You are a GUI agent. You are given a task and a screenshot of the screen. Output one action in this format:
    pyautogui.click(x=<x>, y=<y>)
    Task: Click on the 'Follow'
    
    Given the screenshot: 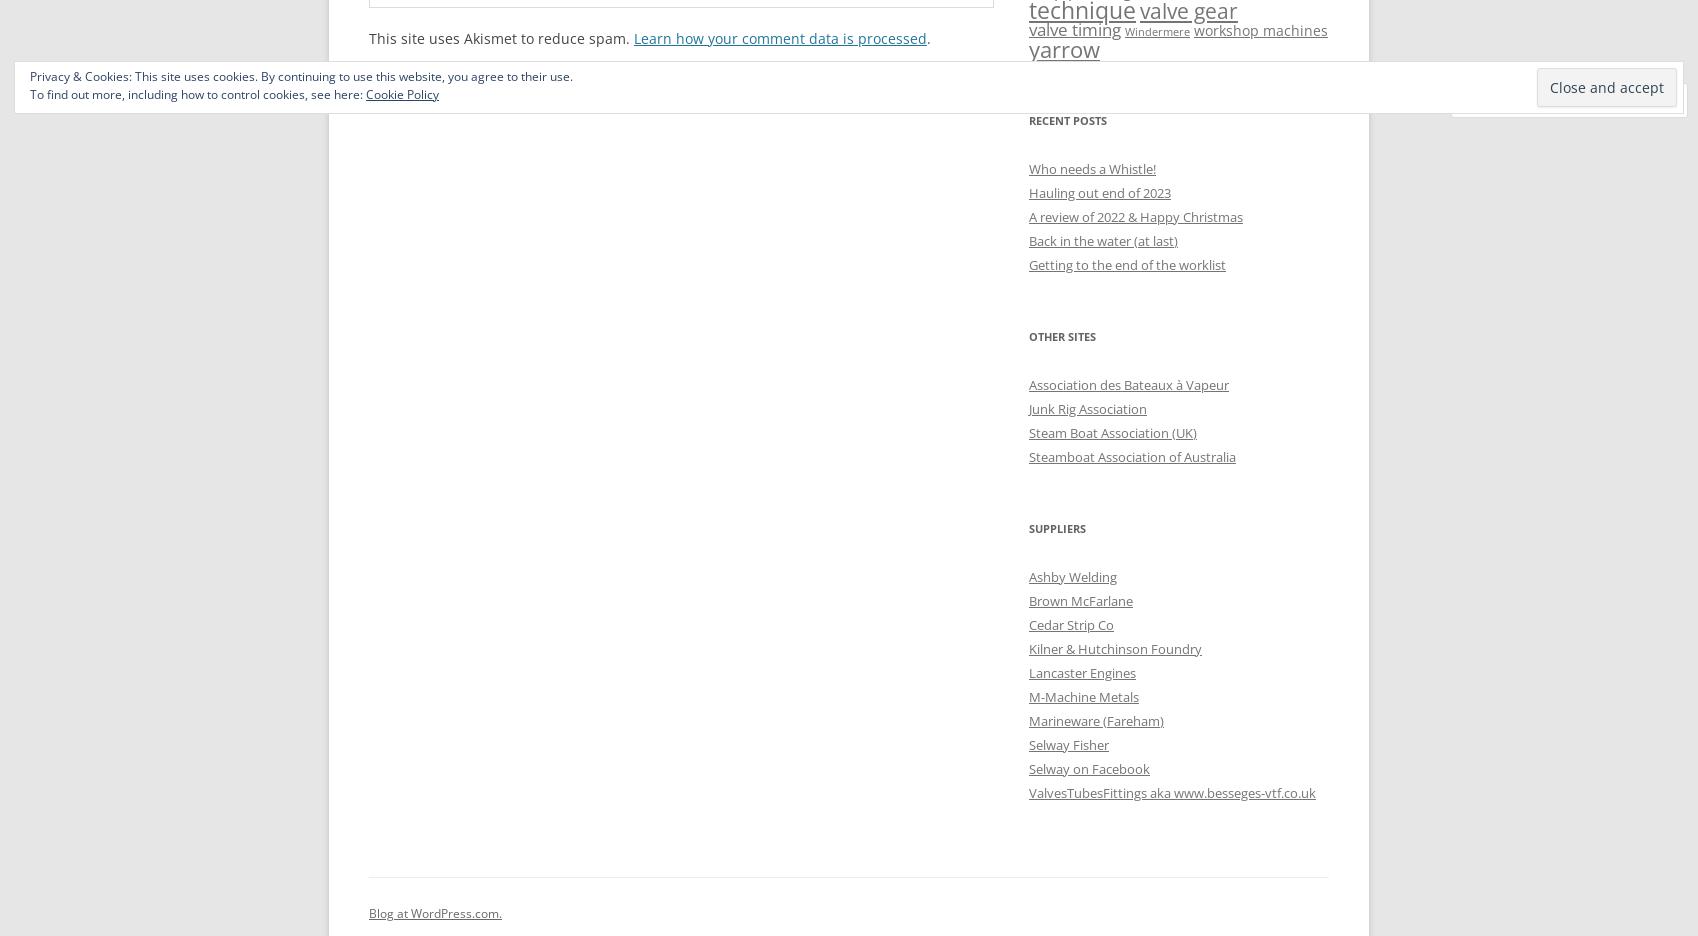 What is the action you would take?
    pyautogui.click(x=1616, y=99)
    